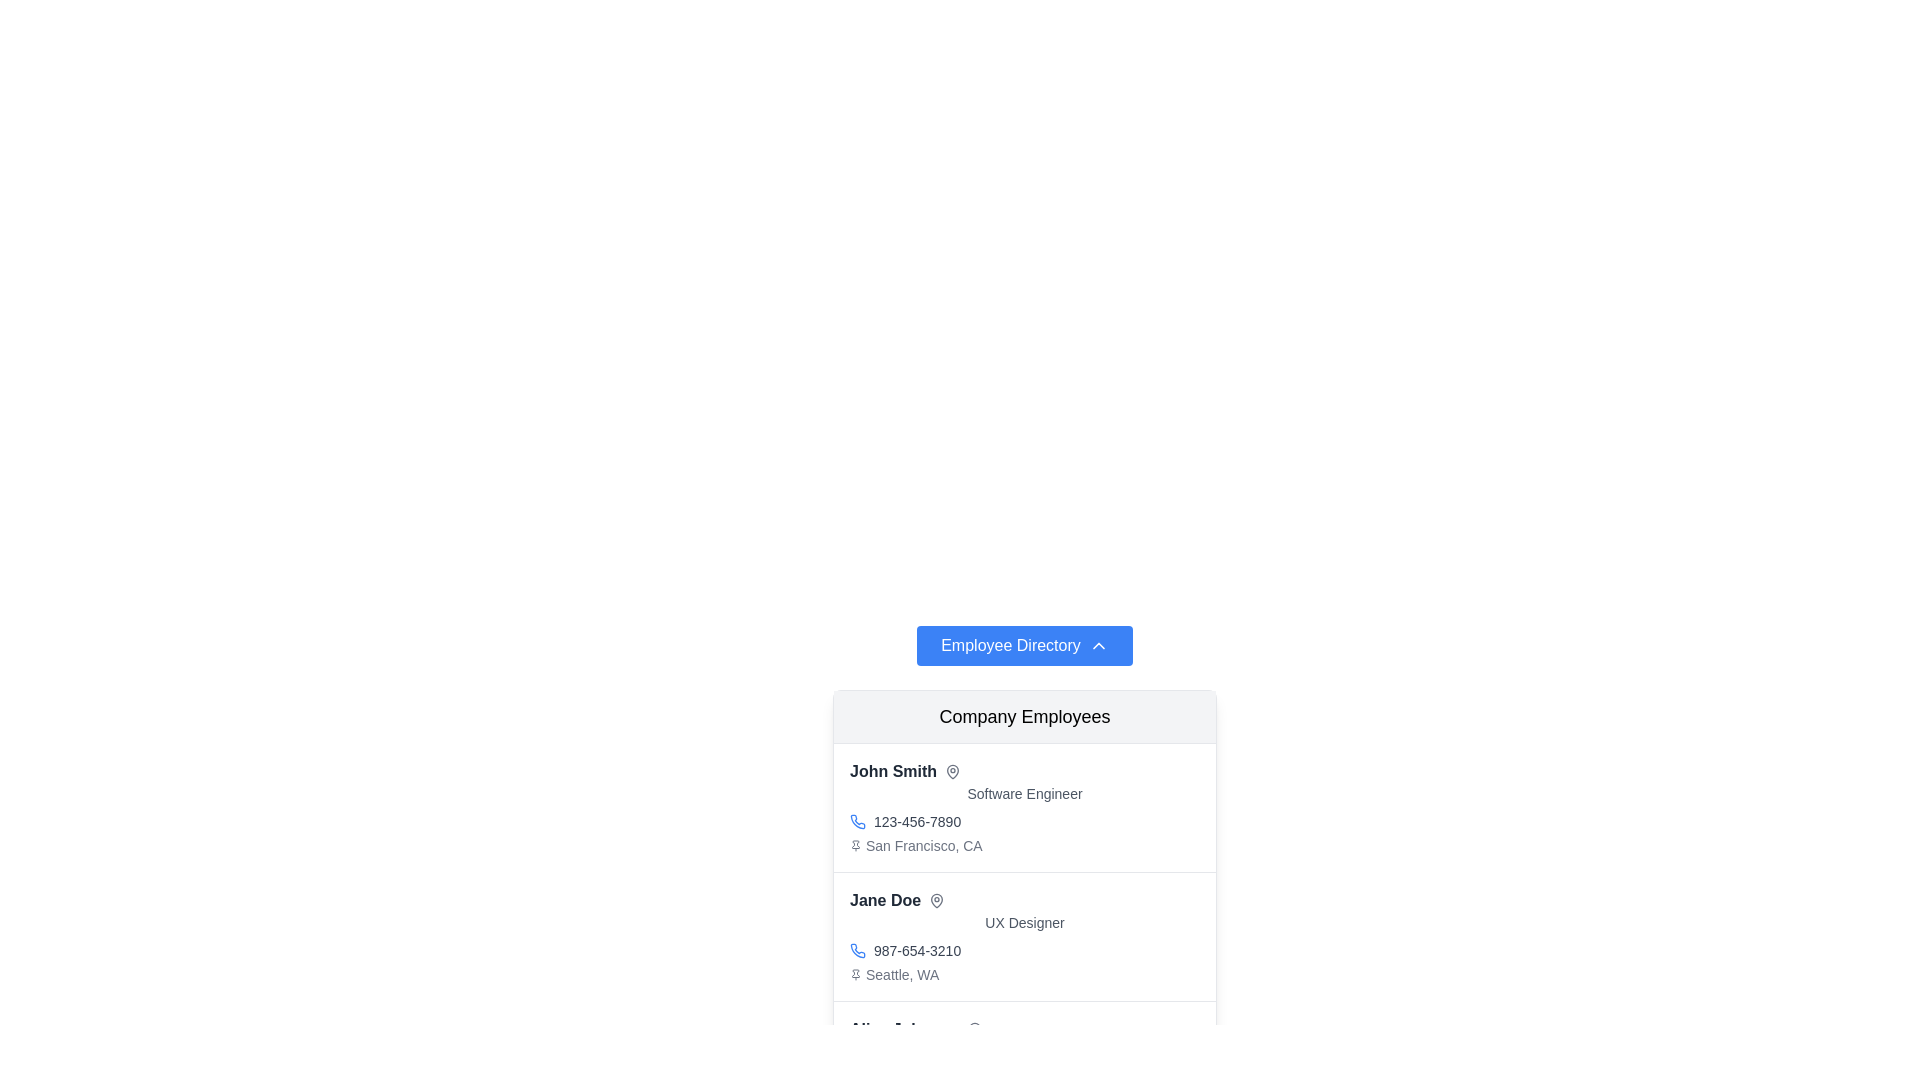 This screenshot has height=1080, width=1920. What do you see at coordinates (916, 950) in the screenshot?
I see `the text display element that shows the phone number of 'Jane Doe', located under her entry in the employee directory and beside a blue phone icon` at bounding box center [916, 950].